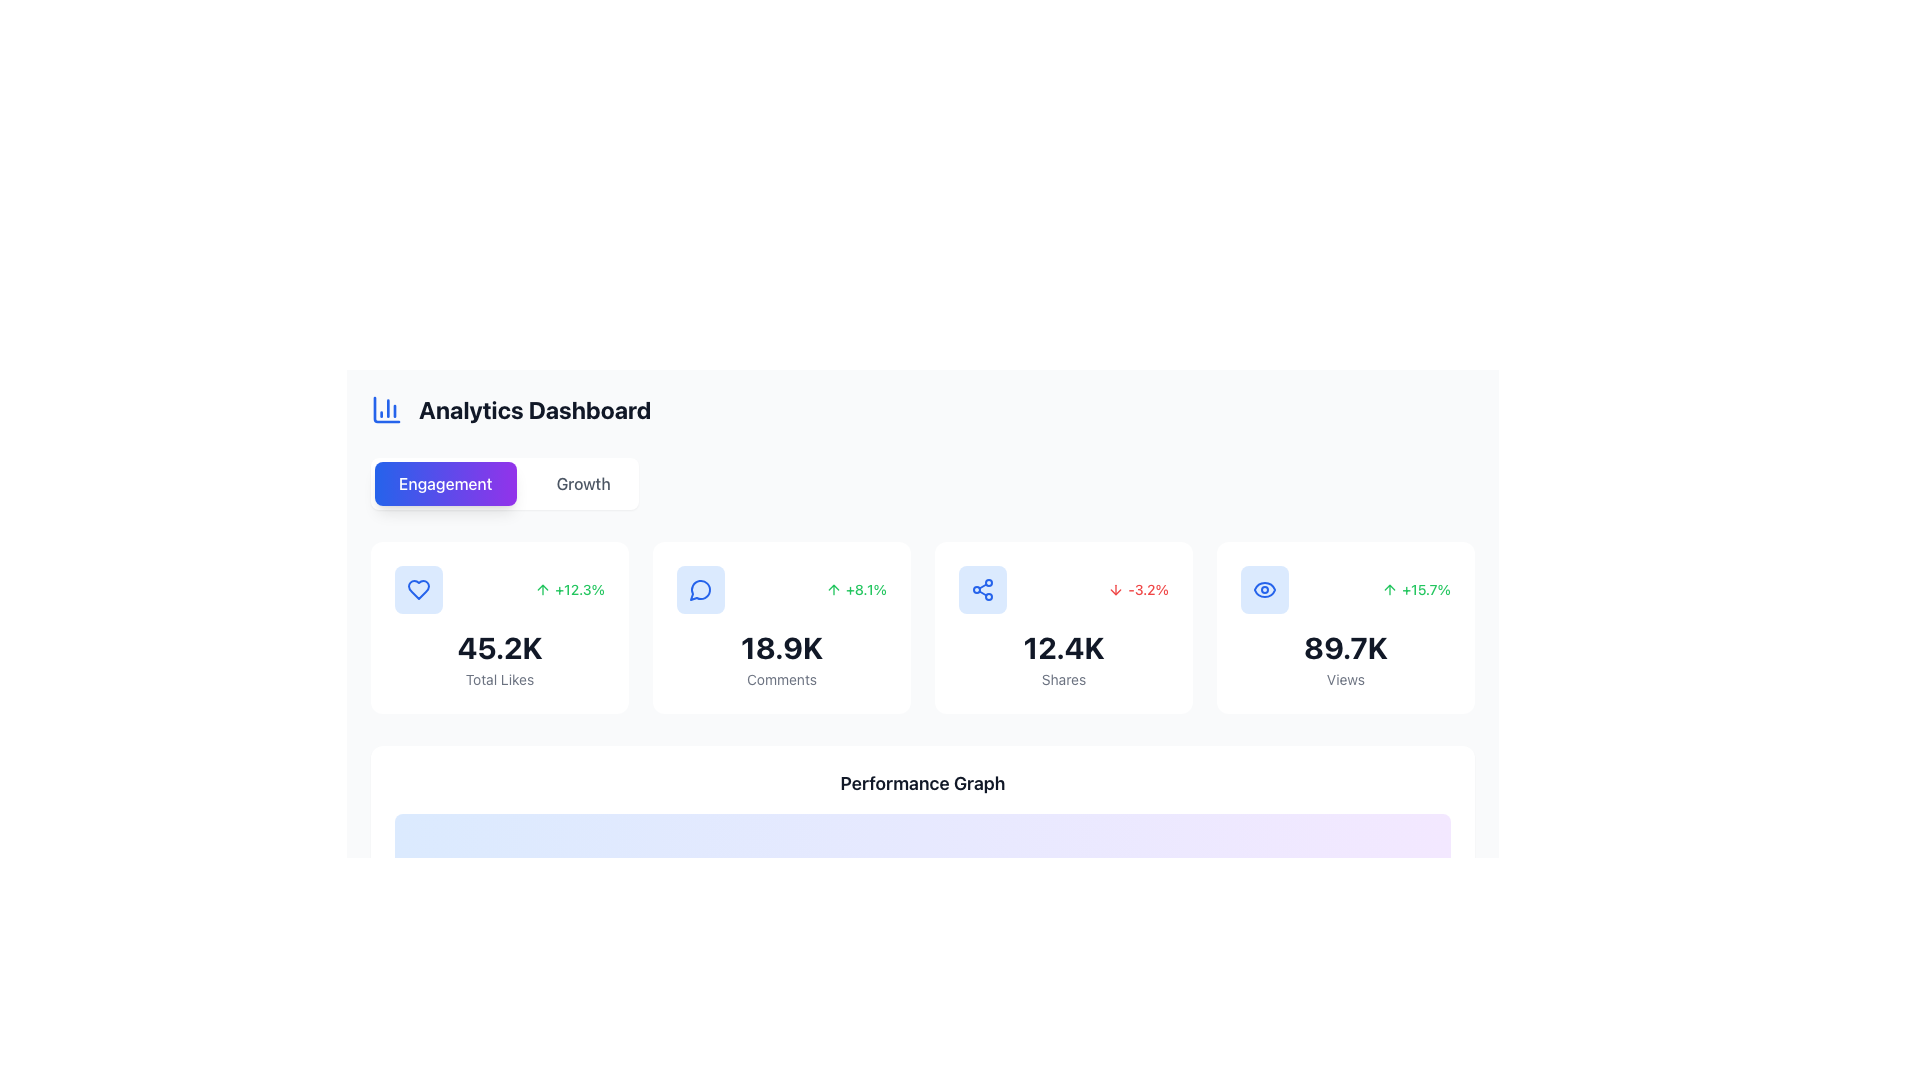  What do you see at coordinates (1063, 648) in the screenshot?
I see `displayed value of the share count from the Text Display located in the 'Shares' card, which is centrally positioned among four cards on the dashboard` at bounding box center [1063, 648].